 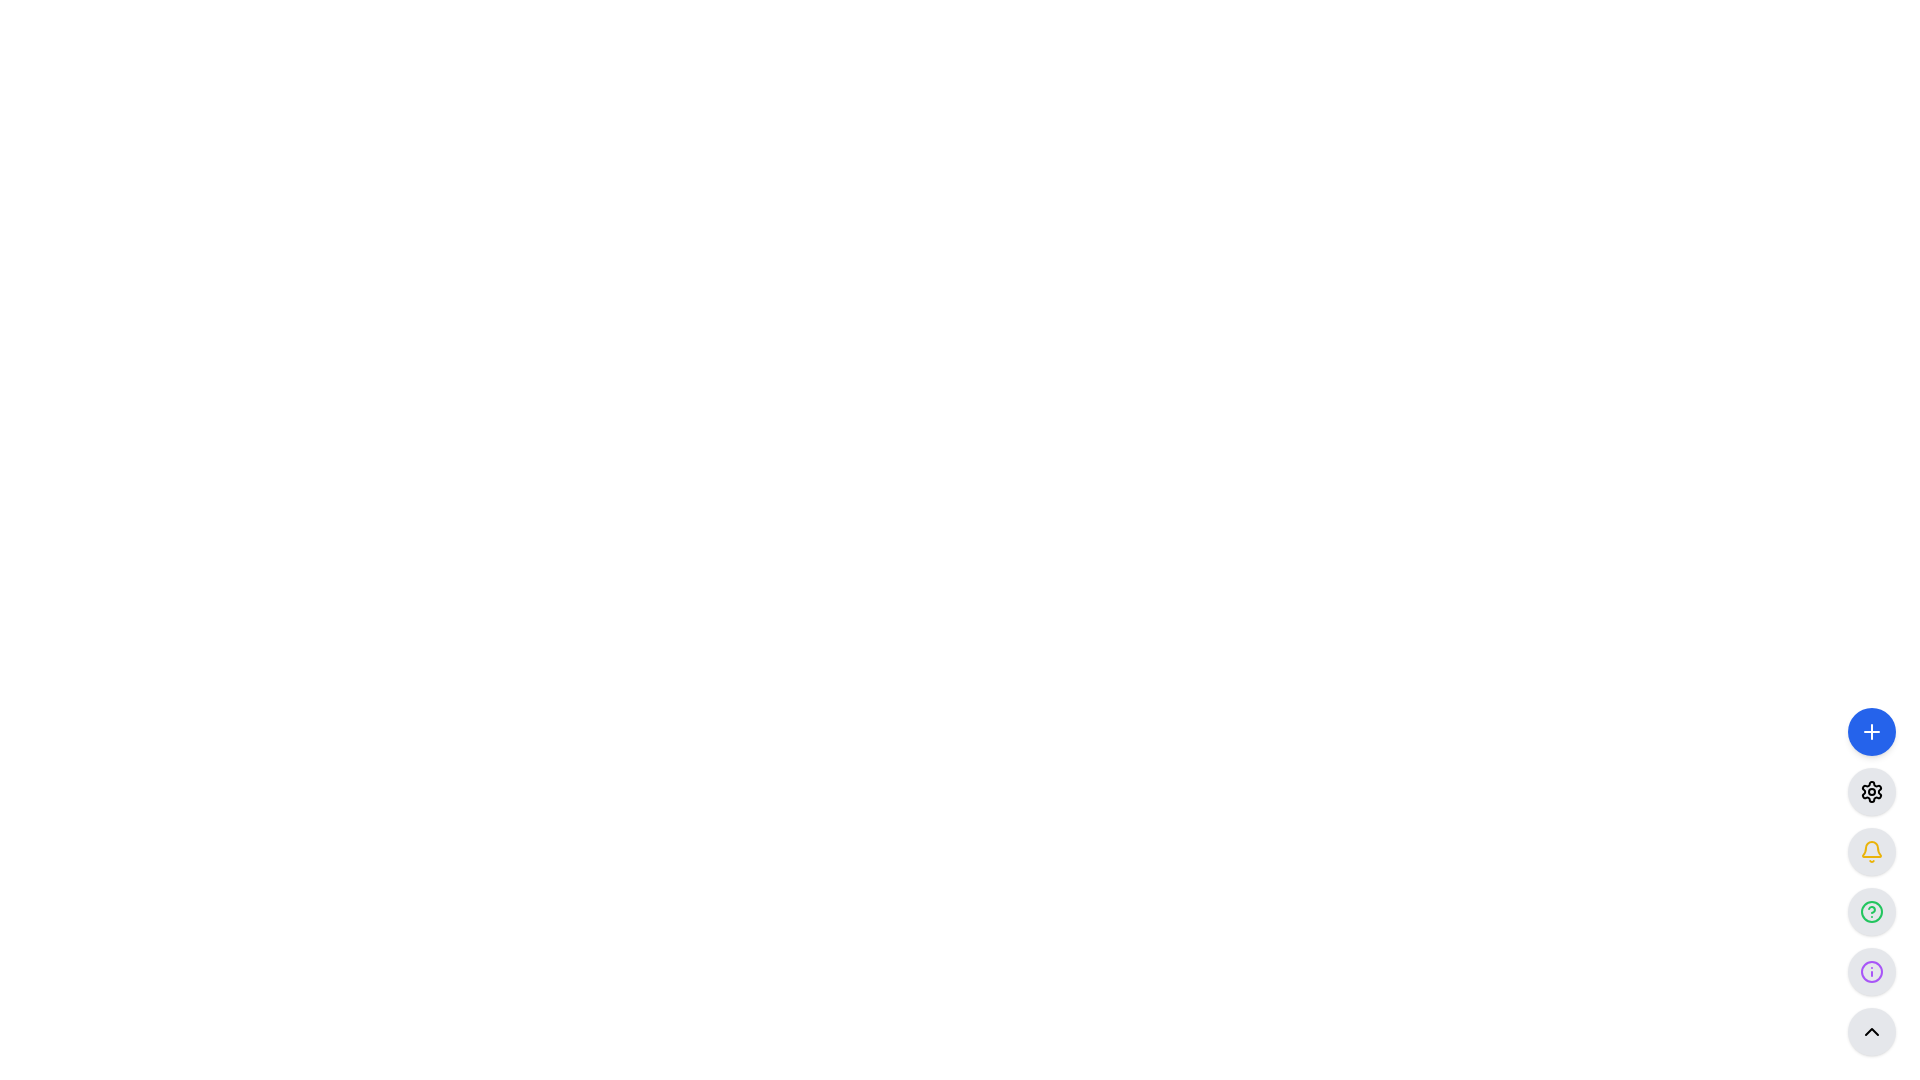 I want to click on the green help button with a question mark icon, which is the third button in a vertical stack of buttons on the right side of the interface, so click(x=1871, y=911).